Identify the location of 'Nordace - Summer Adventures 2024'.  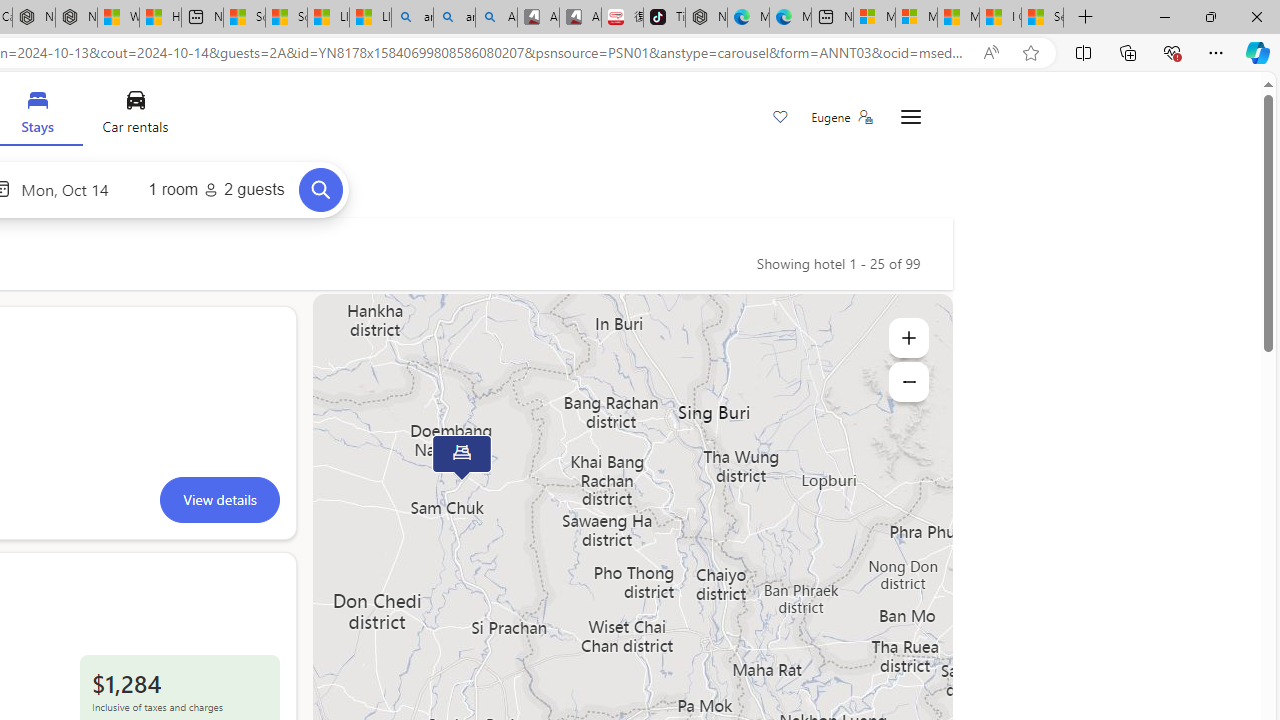
(76, 17).